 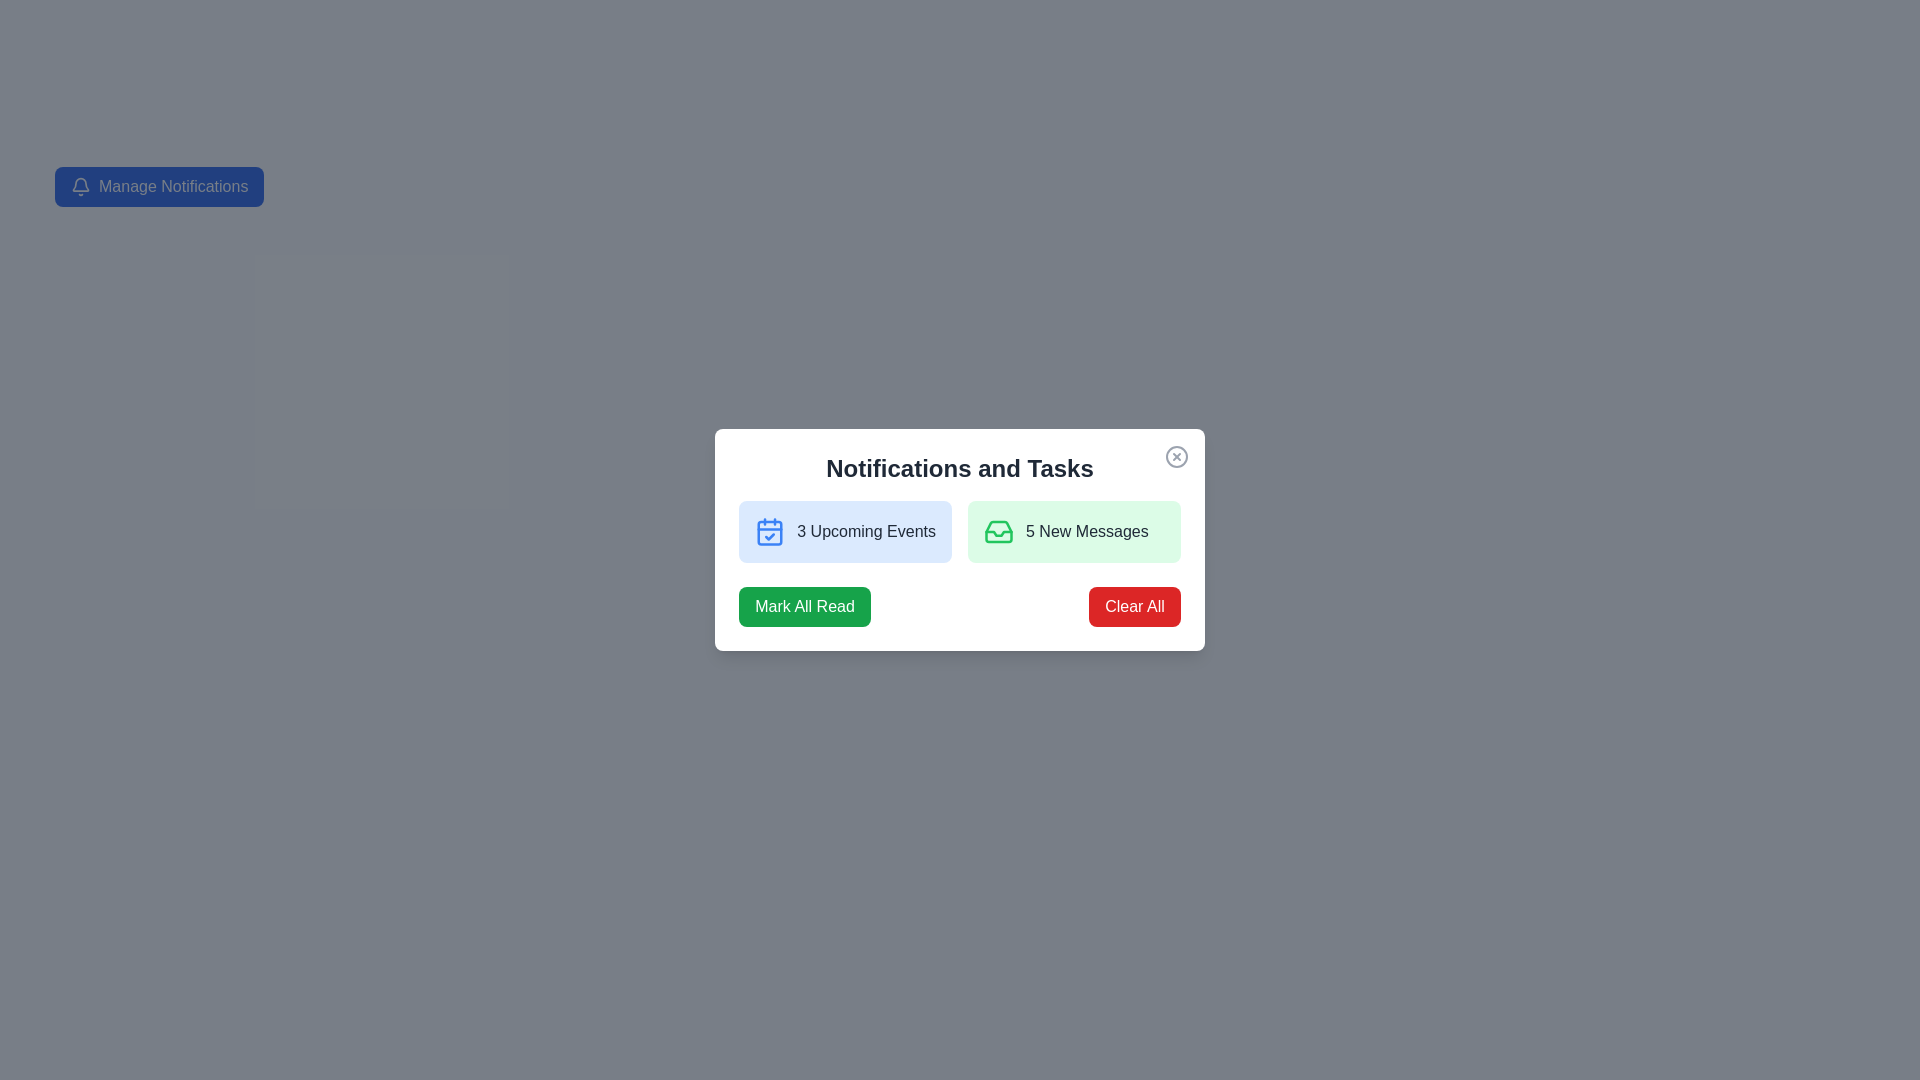 I want to click on the 5 new messages indicated by the Notification item located in the right column of the notifications panel, so click(x=1073, y=531).